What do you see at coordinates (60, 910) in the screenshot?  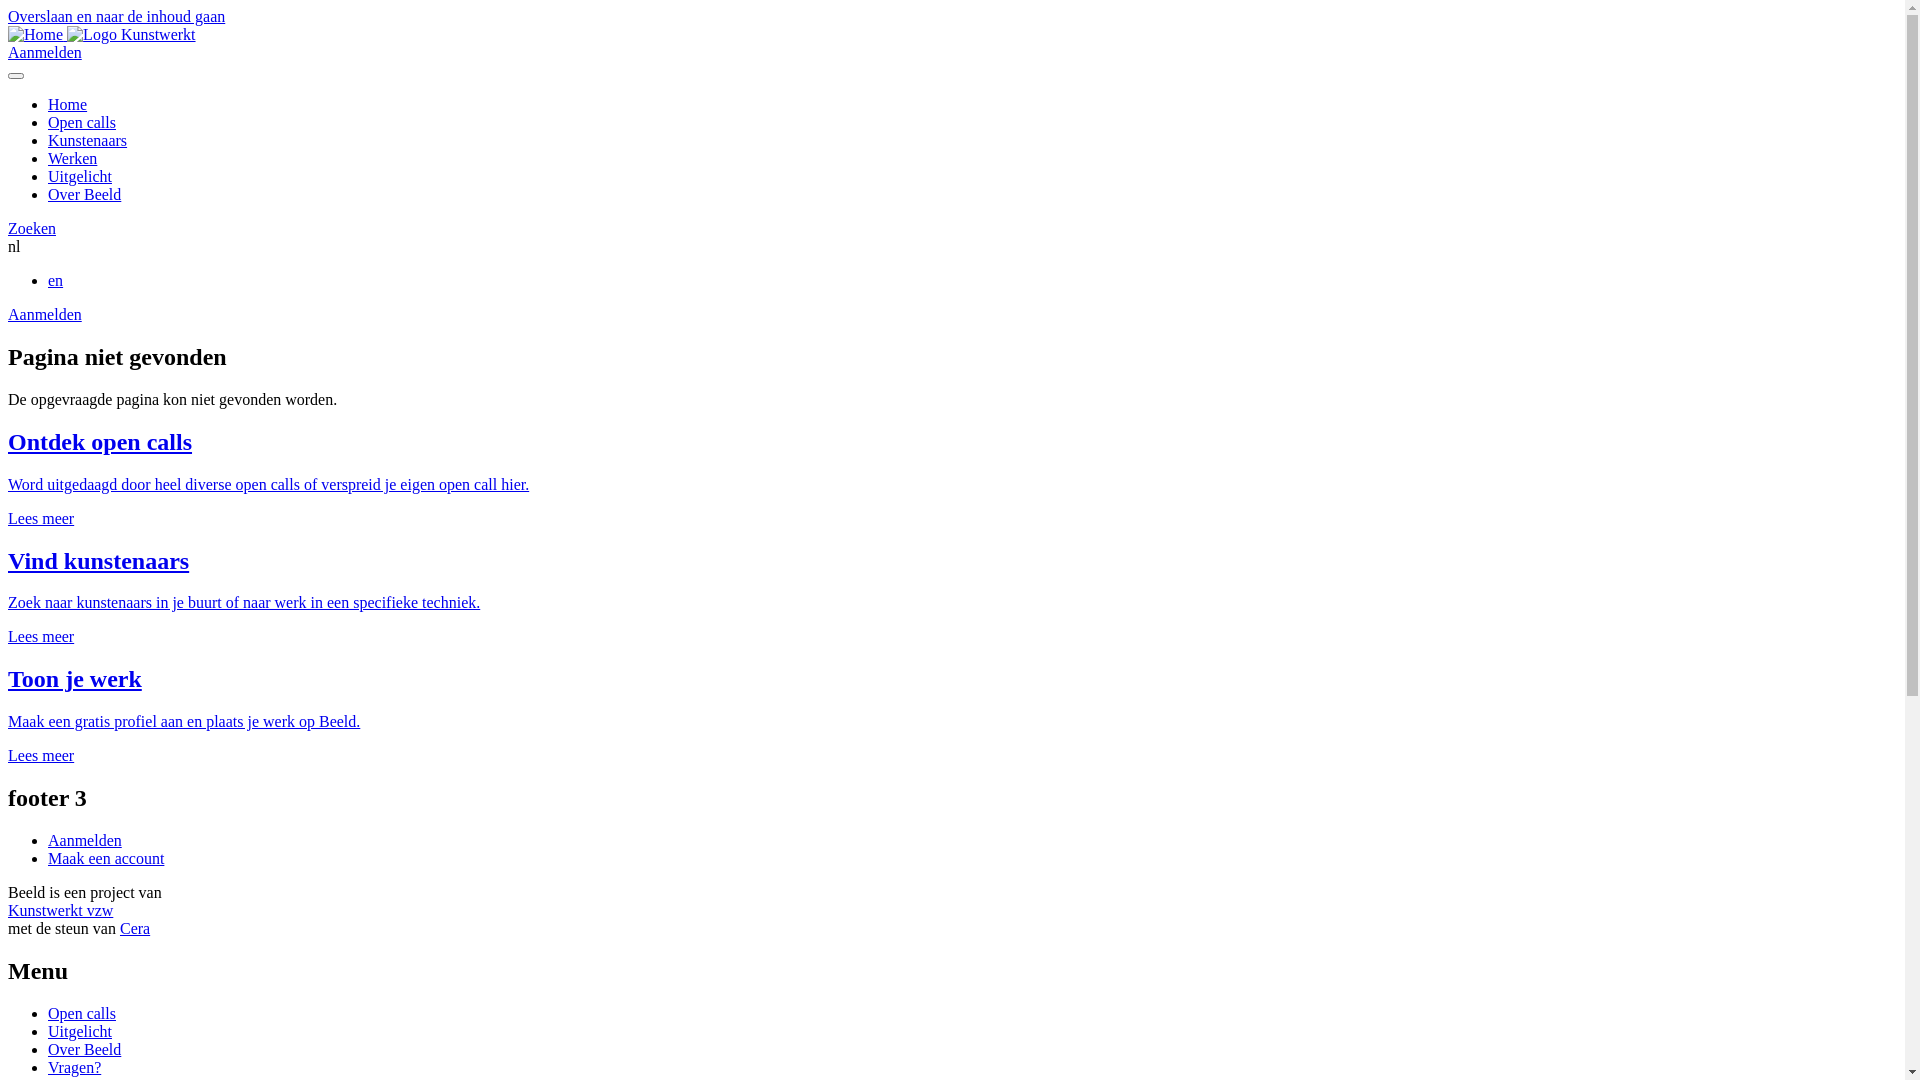 I see `'Kunstwerkt vzw'` at bounding box center [60, 910].